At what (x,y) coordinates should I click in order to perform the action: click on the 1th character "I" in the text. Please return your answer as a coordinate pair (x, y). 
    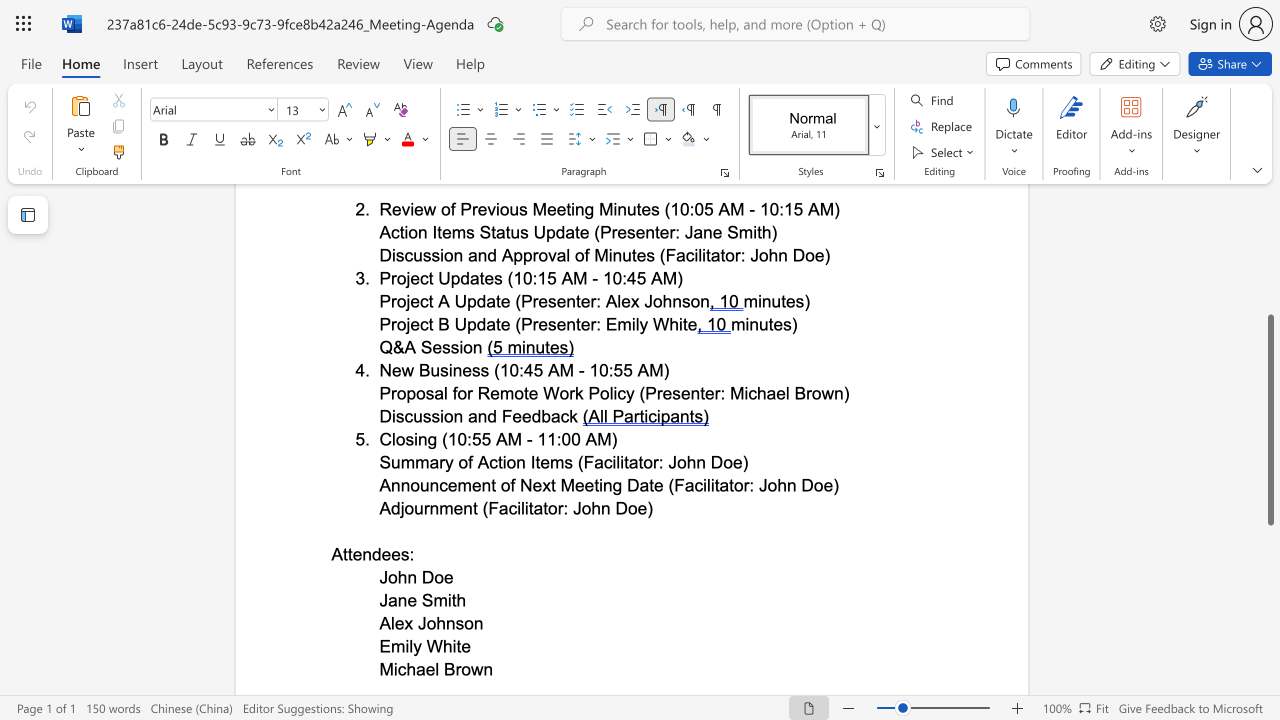
    Looking at the image, I should click on (533, 462).